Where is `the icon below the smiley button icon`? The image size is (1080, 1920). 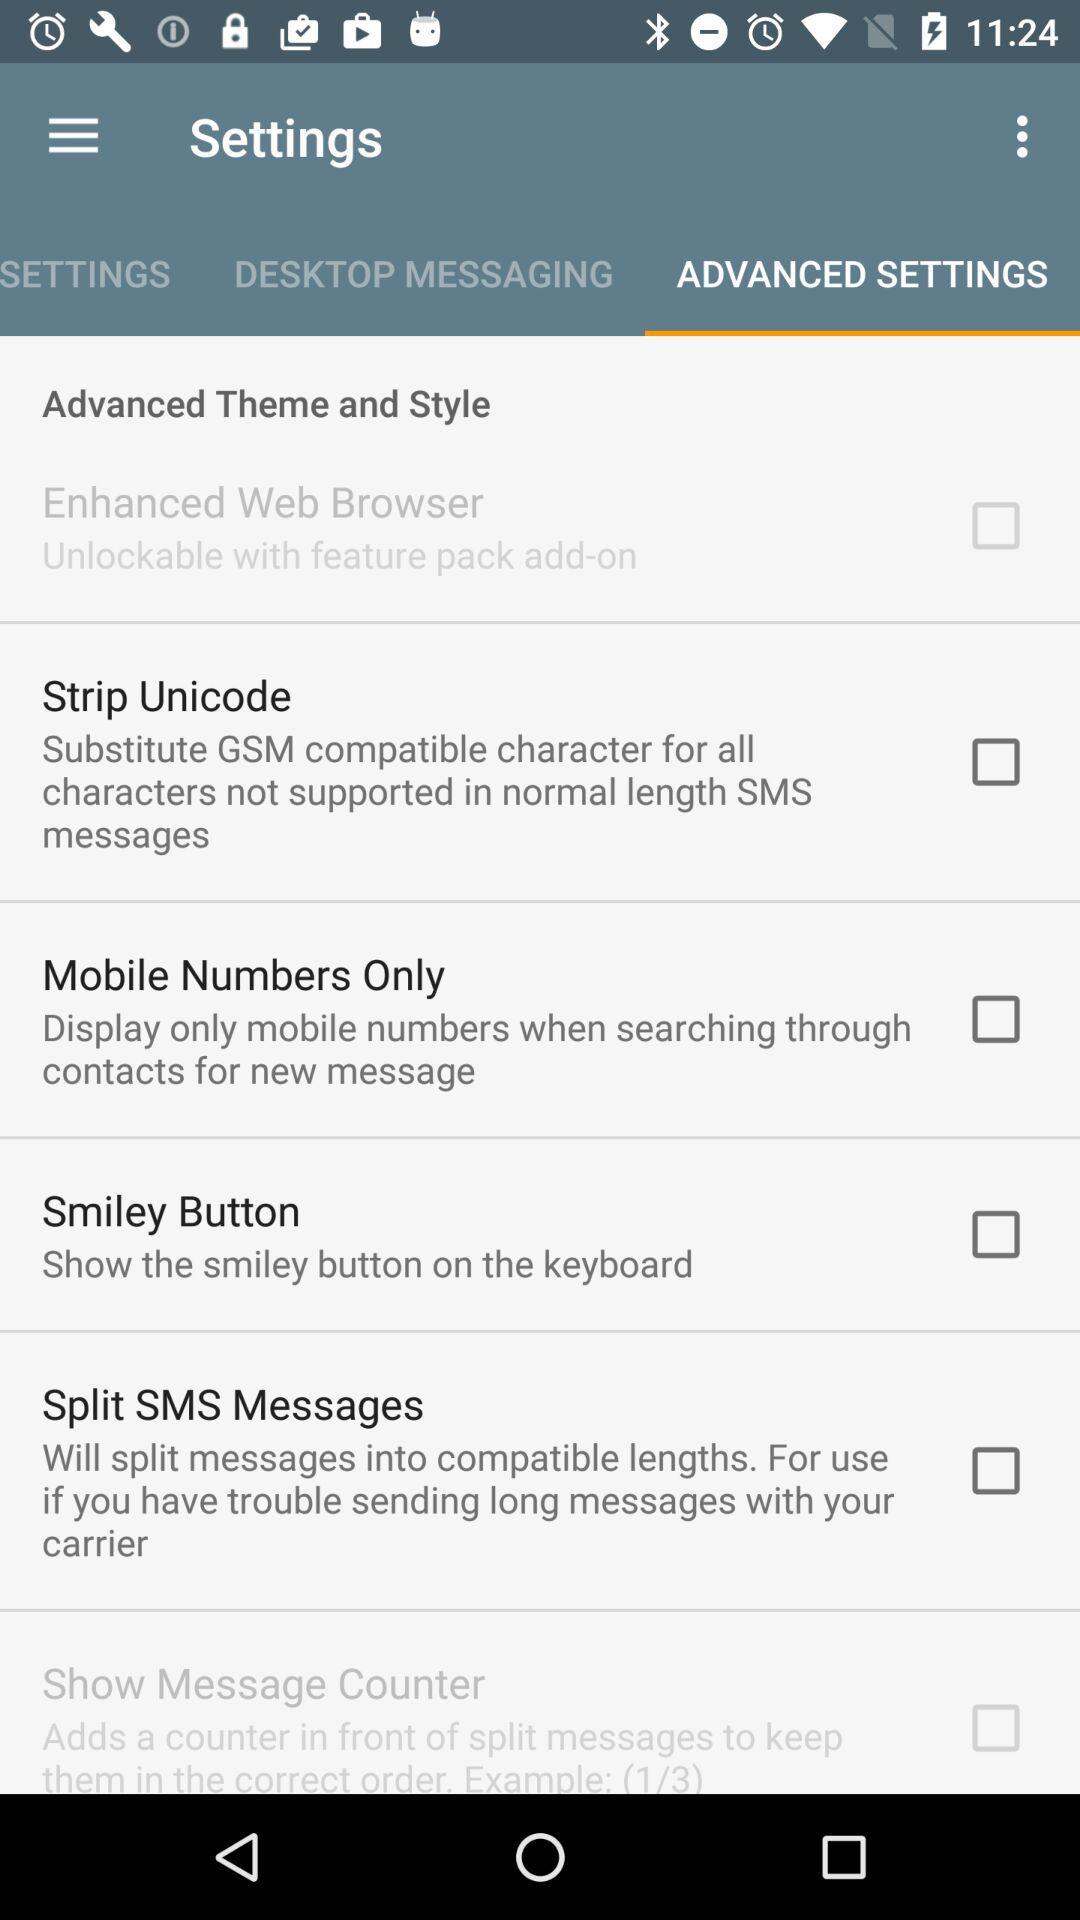 the icon below the smiley button icon is located at coordinates (367, 1261).